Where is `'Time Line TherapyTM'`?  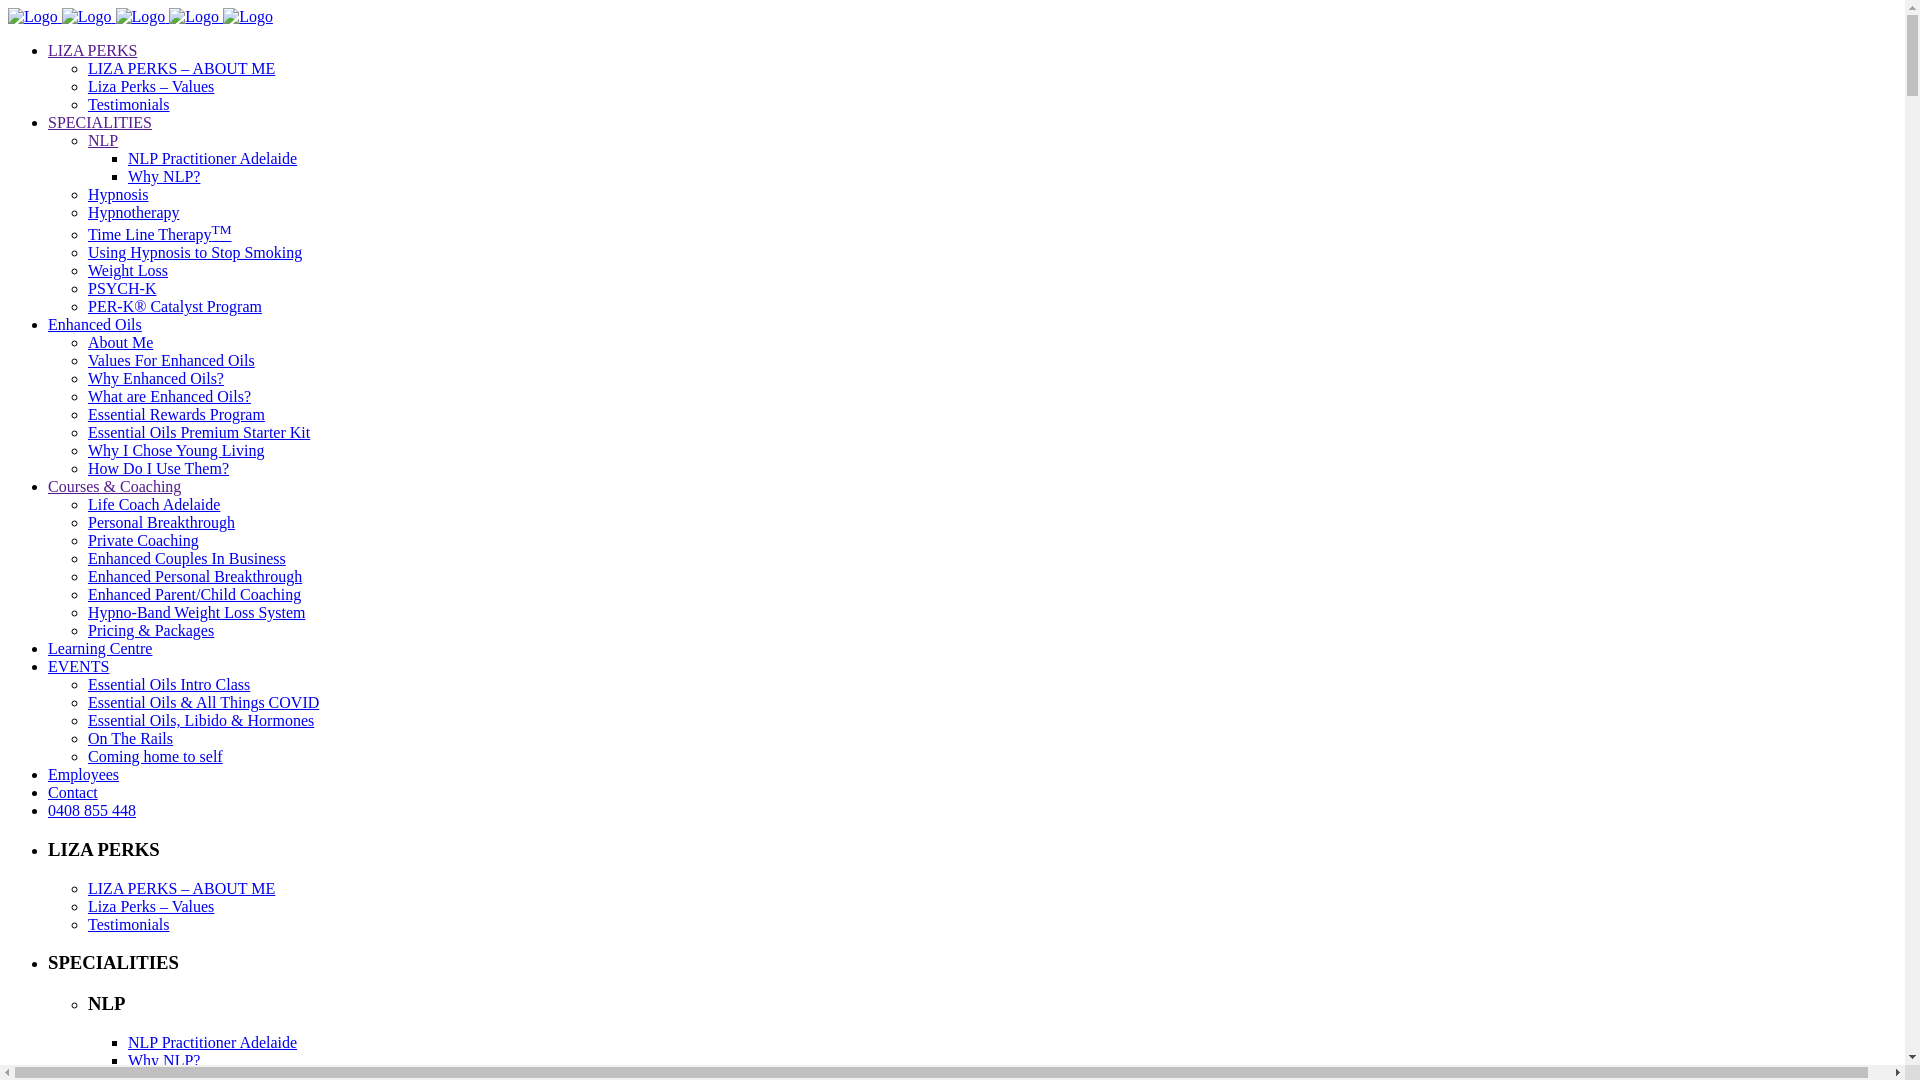 'Time Line TherapyTM' is located at coordinates (158, 233).